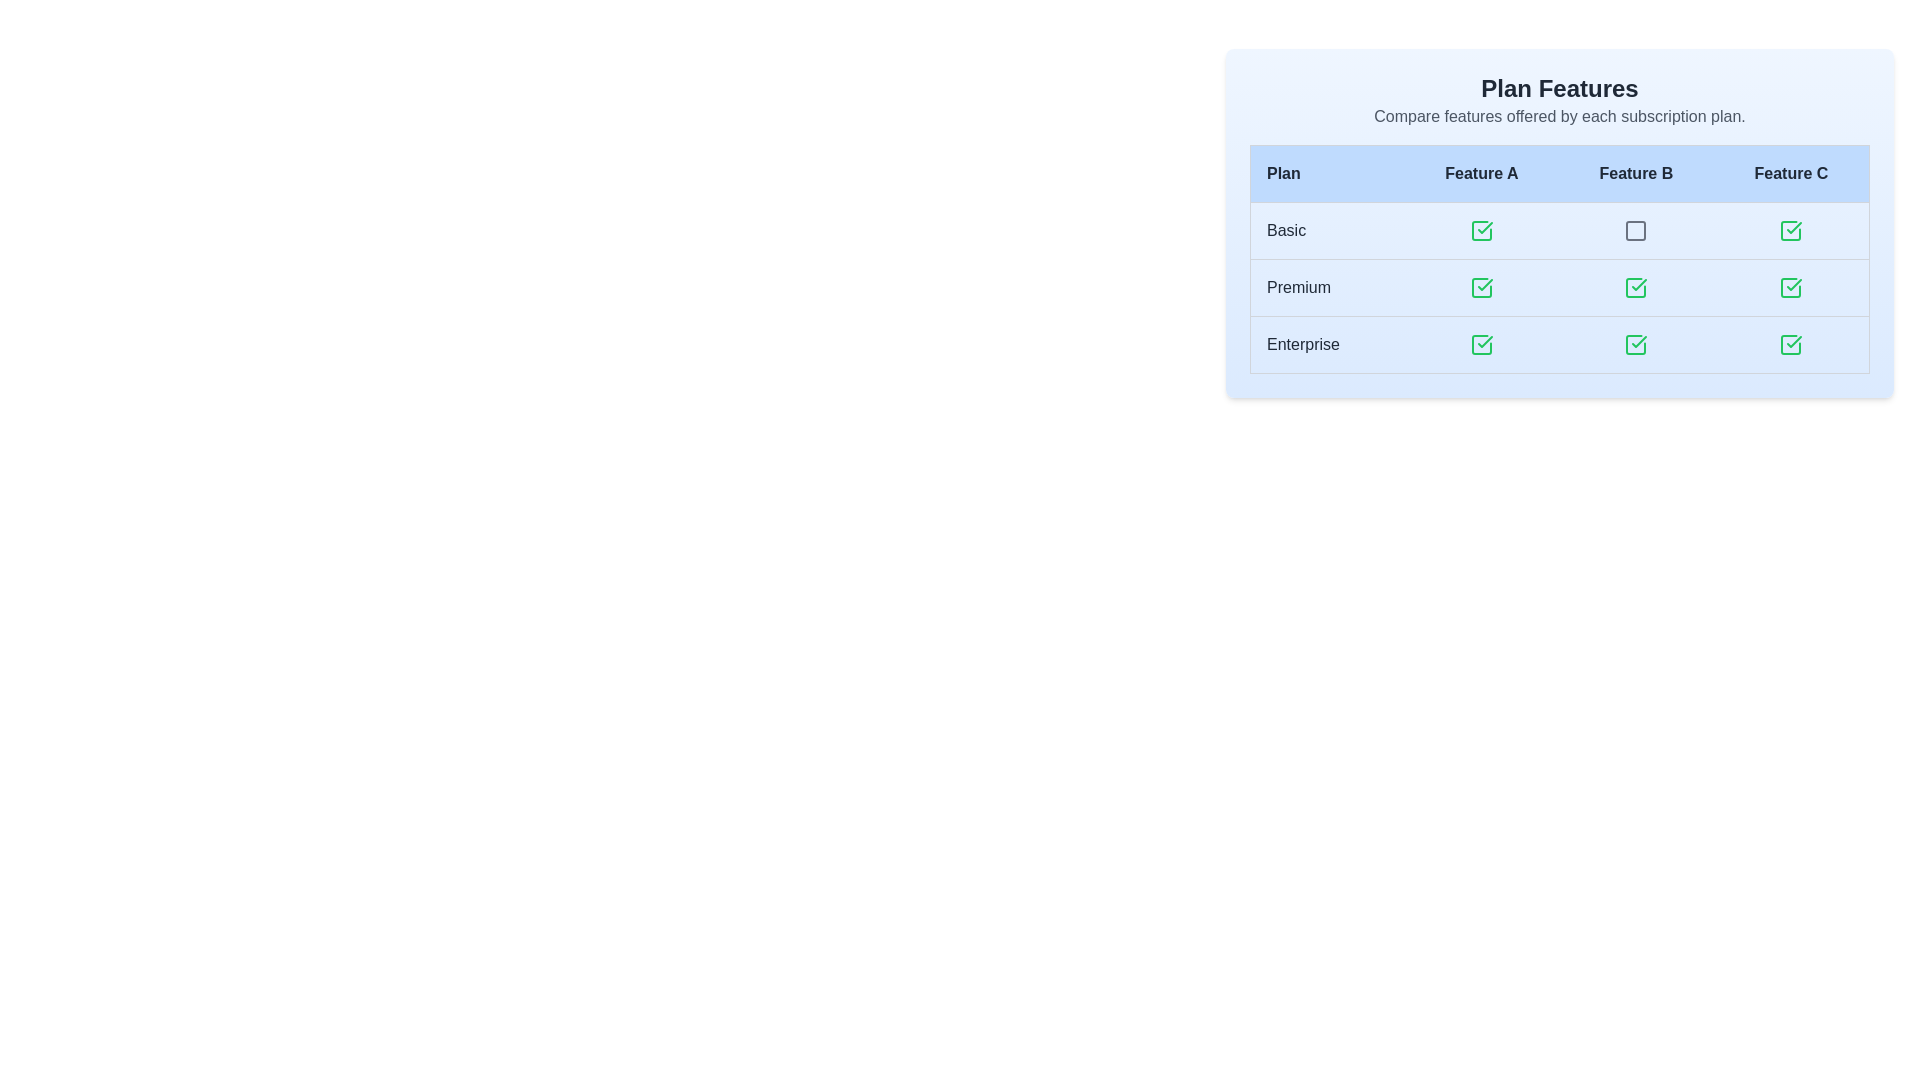  Describe the element at coordinates (1794, 226) in the screenshot. I see `the green checkmark icon in the 'Feature C' column of the first row labeled 'Basic' in the subscription plans table` at that location.